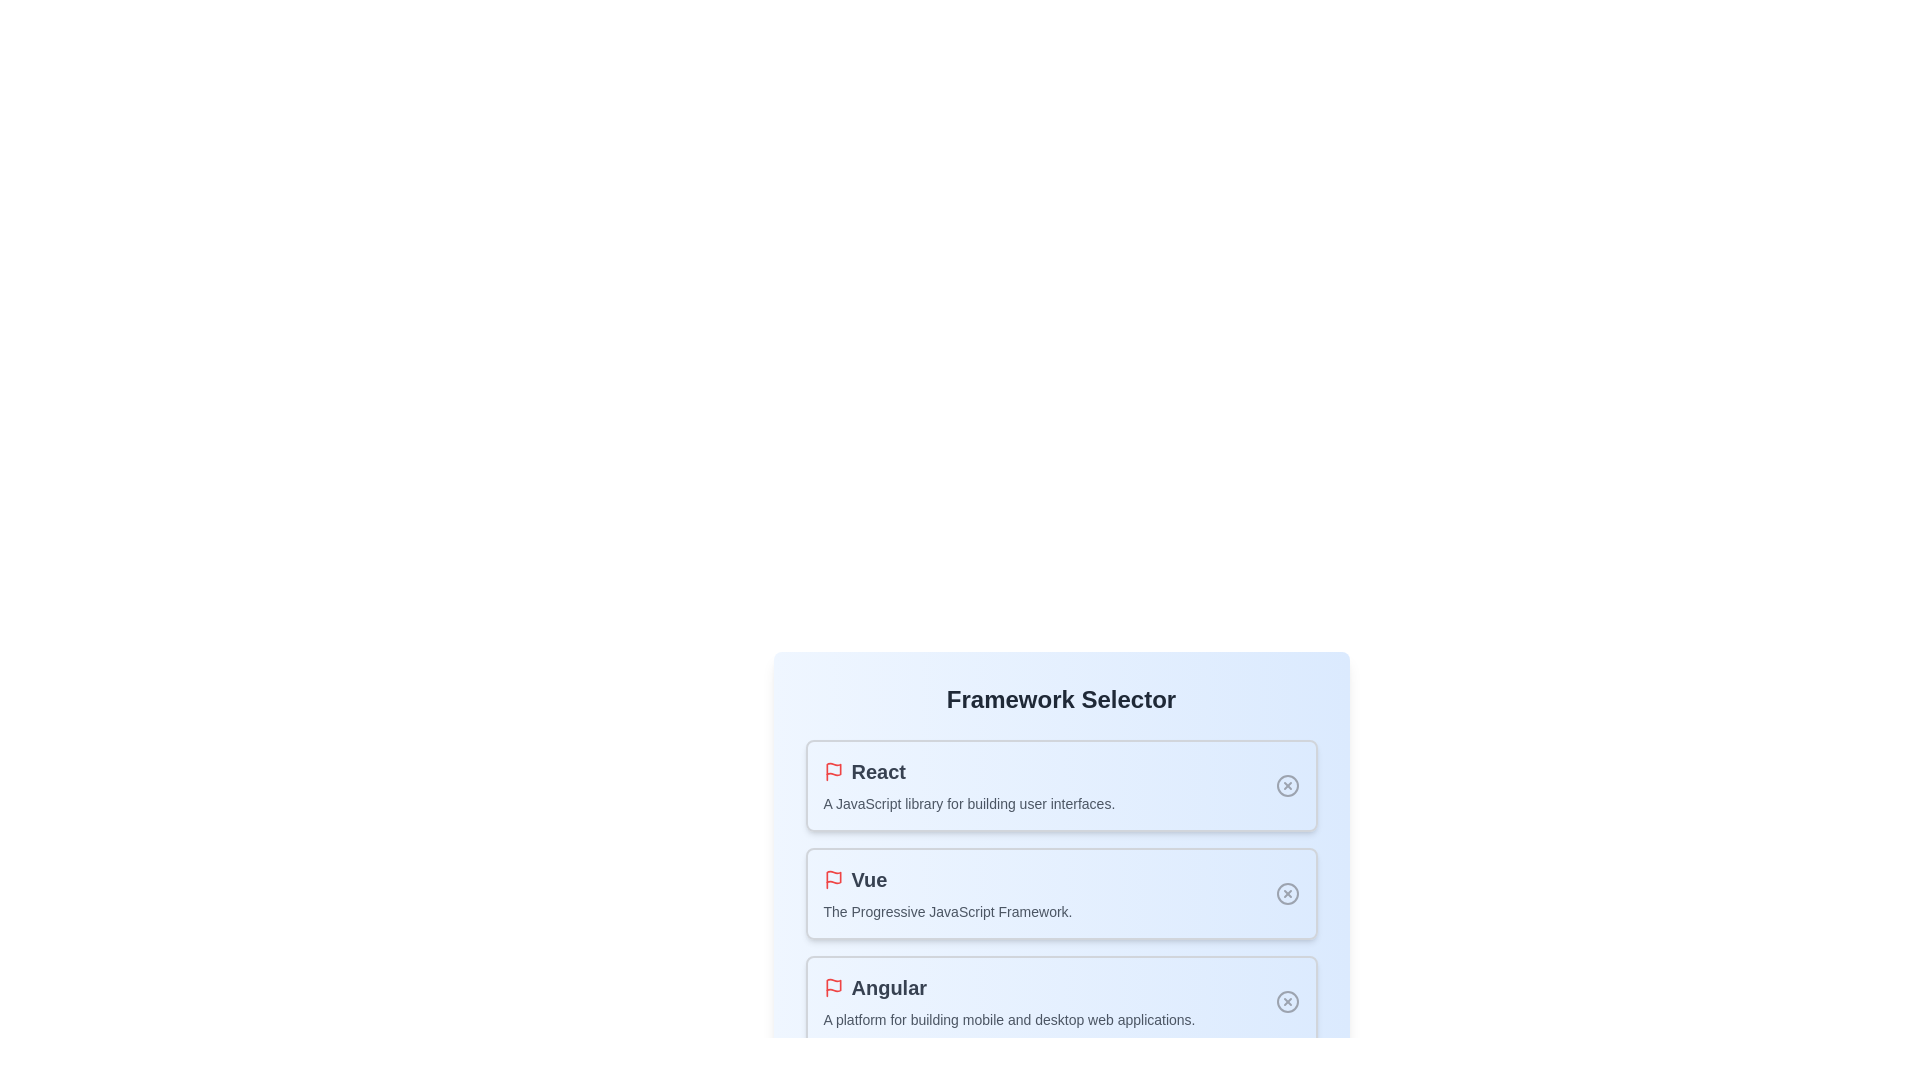 This screenshot has width=1920, height=1080. What do you see at coordinates (1060, 893) in the screenshot?
I see `the framework Vue by clicking on its container` at bounding box center [1060, 893].